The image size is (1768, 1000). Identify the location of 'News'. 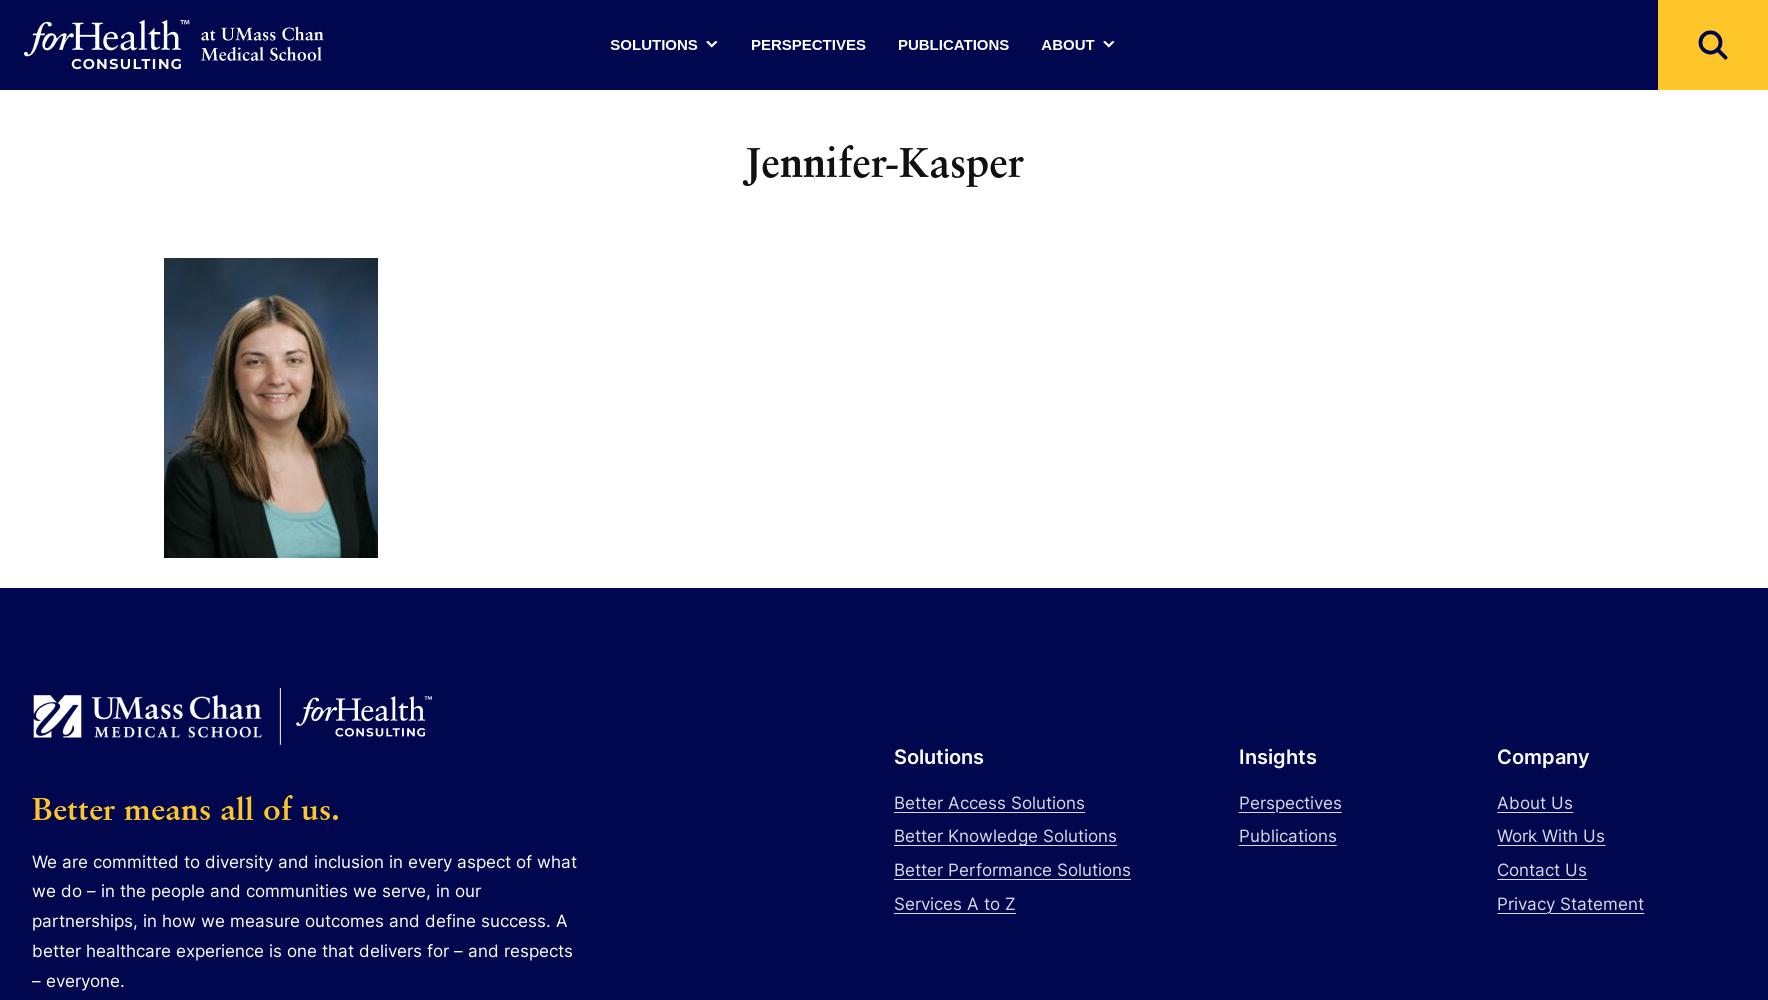
(1076, 166).